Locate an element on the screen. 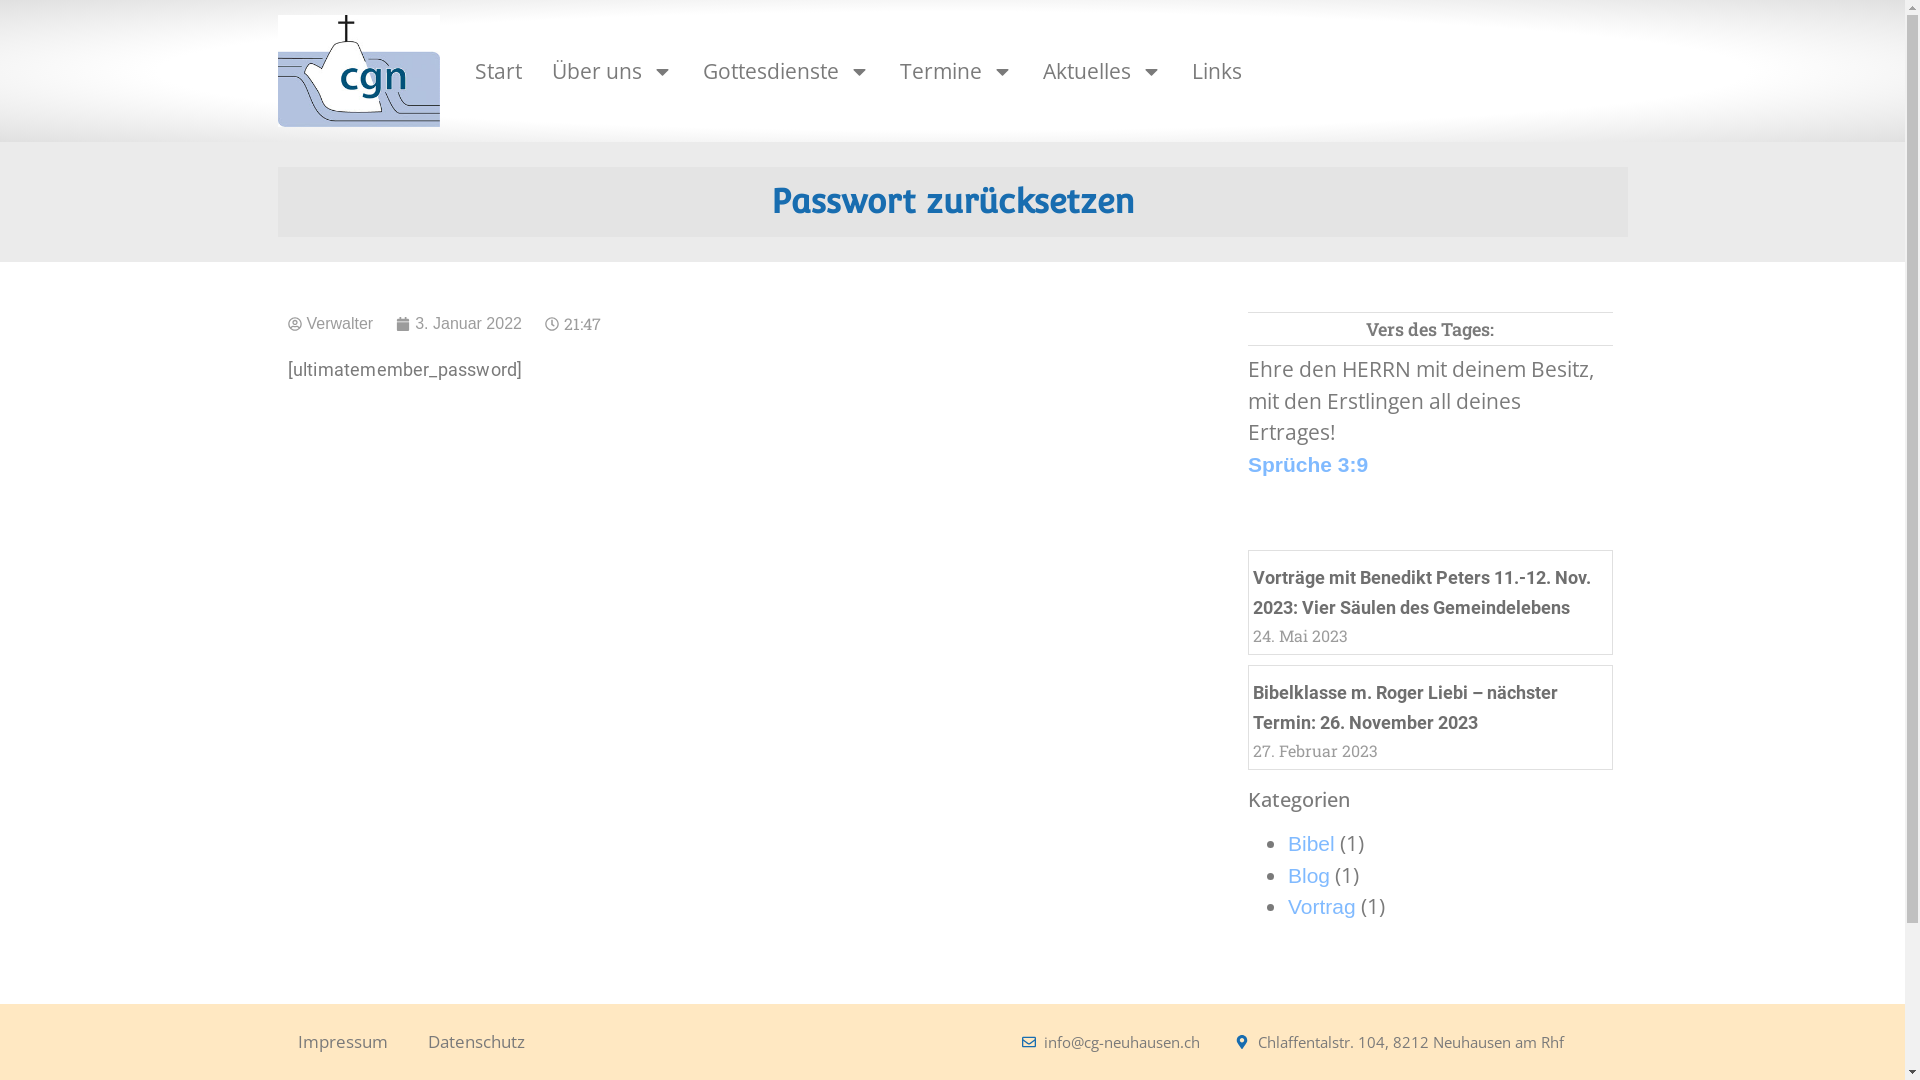  'Gottesdienste' is located at coordinates (784, 70).